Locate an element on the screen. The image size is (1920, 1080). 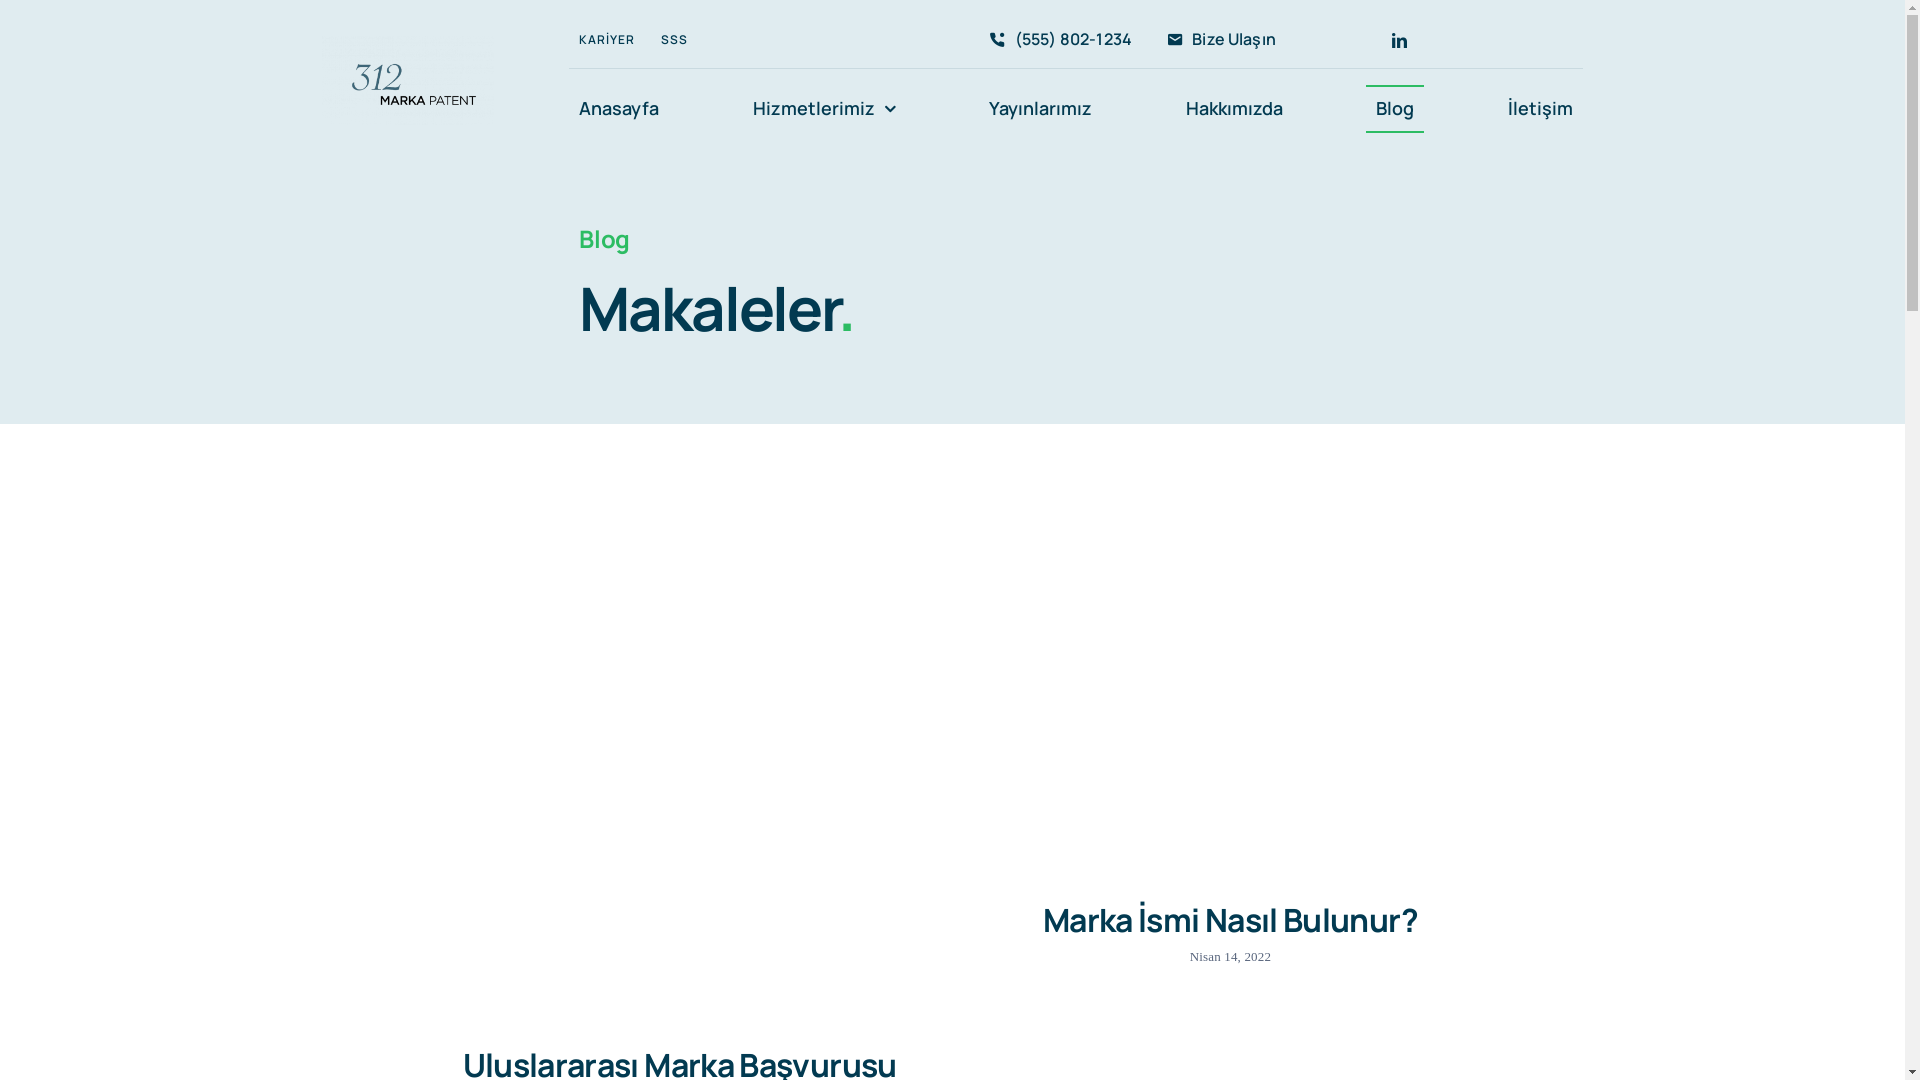
'Hizmetlerimiz' is located at coordinates (824, 108).